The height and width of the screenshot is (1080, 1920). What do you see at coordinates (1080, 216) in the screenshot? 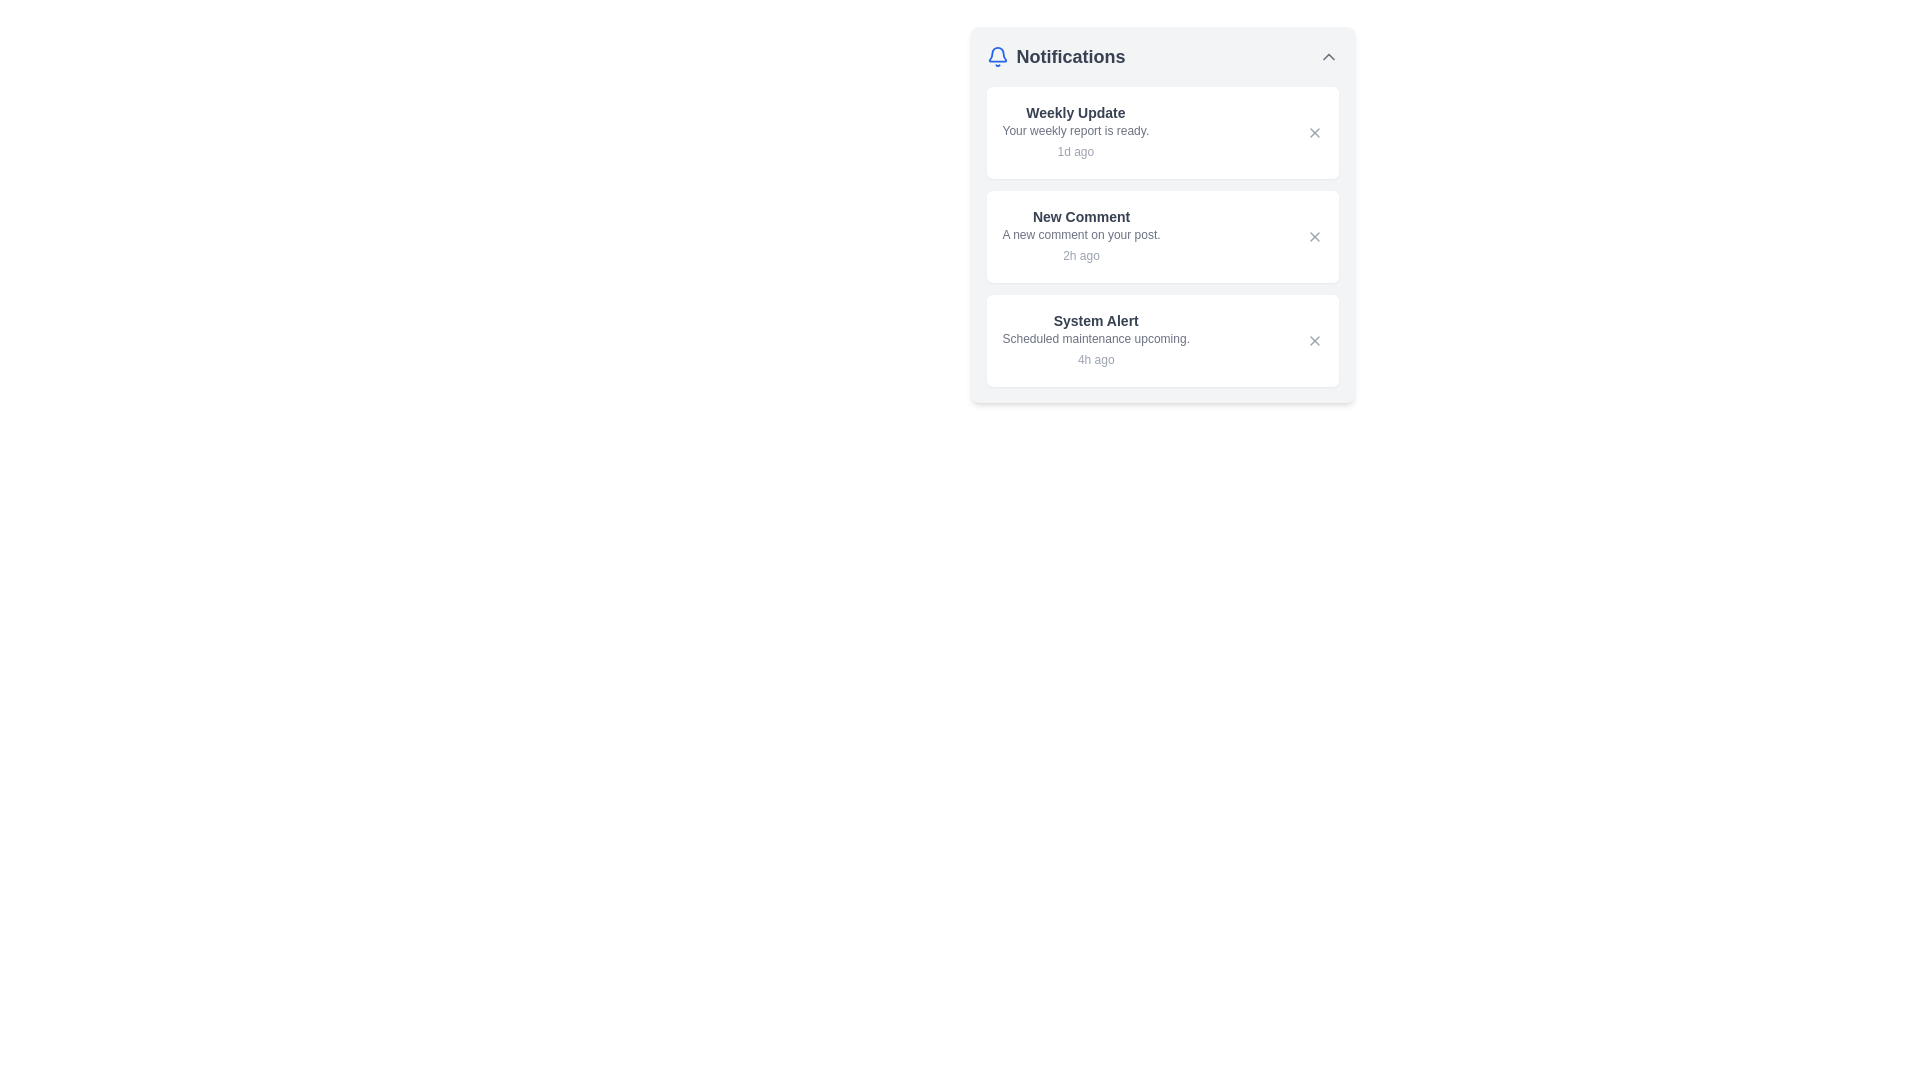
I see `the Text Label that serves as the heading for the associated notification, located in the notifications dropdown between the 'Weekly Update' and 'System Alert' notifications` at bounding box center [1080, 216].